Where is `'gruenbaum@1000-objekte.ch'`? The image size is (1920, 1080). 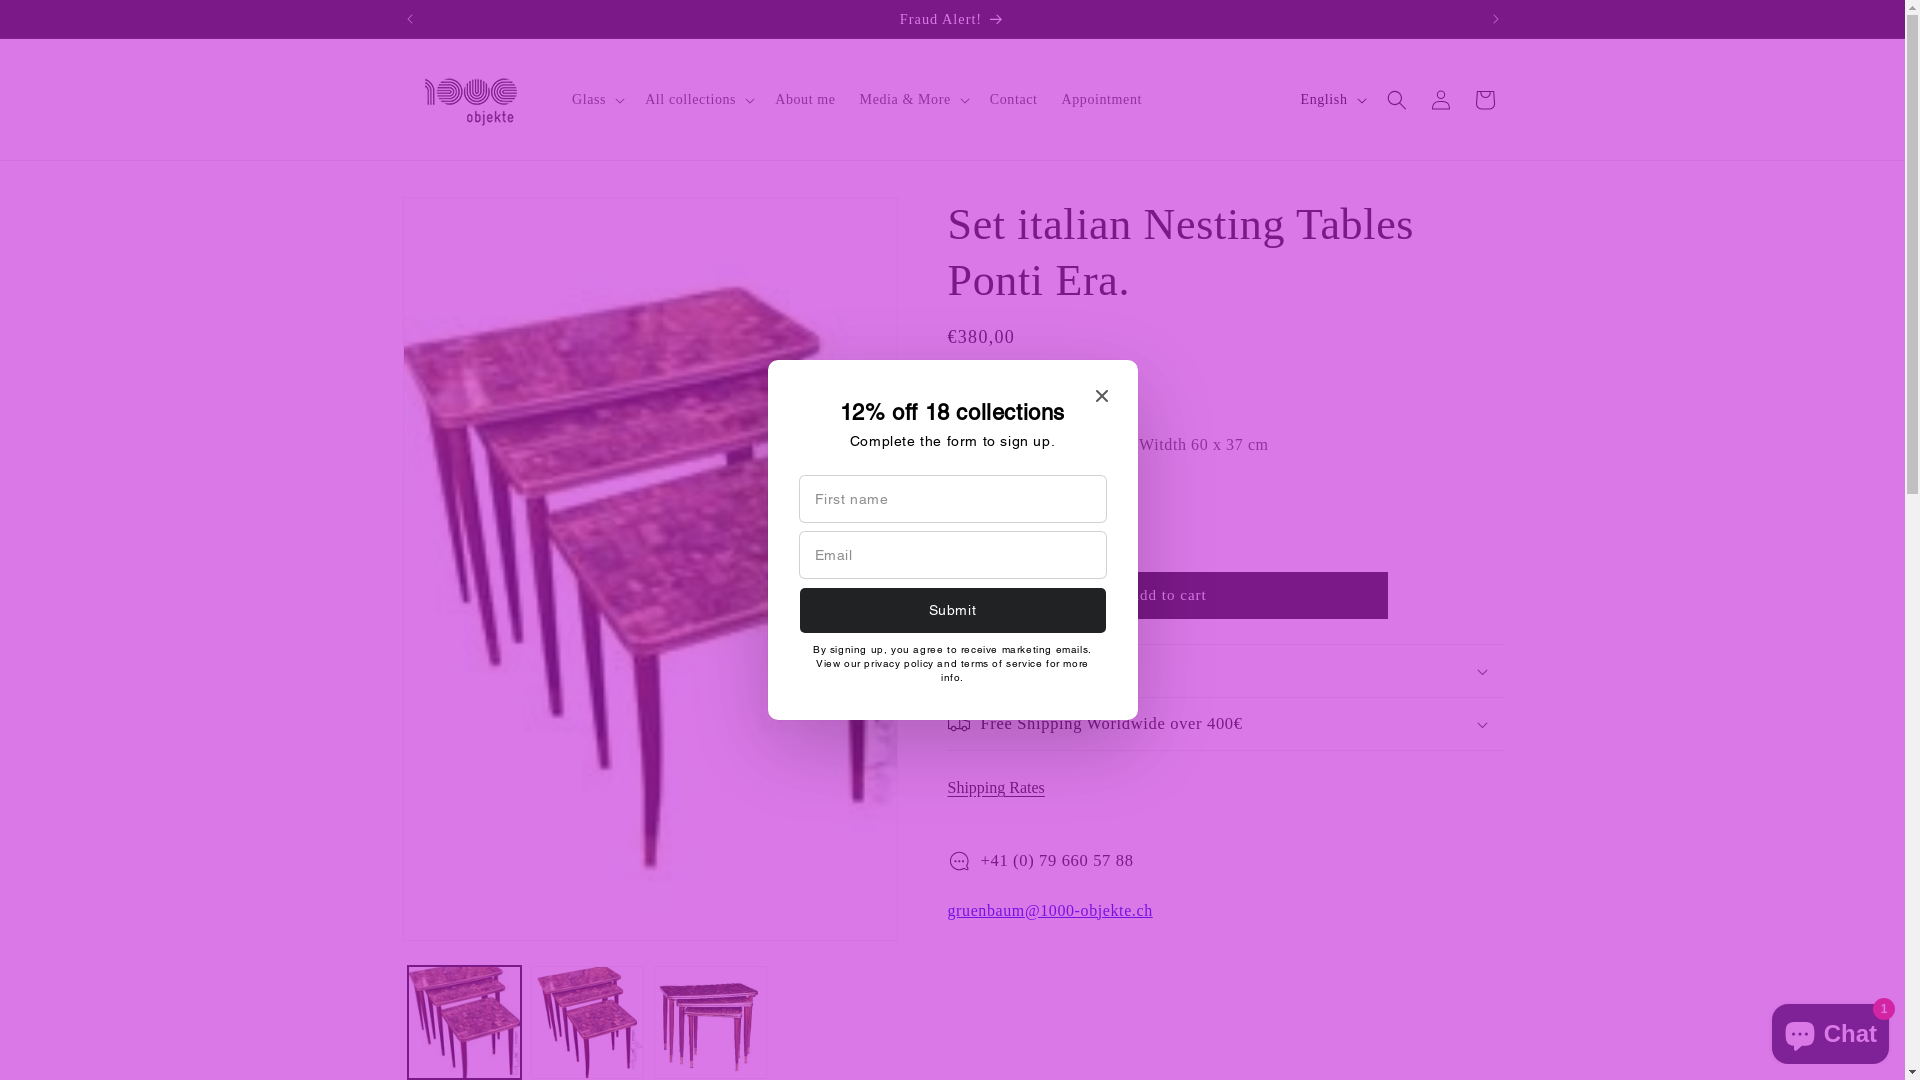
'gruenbaum@1000-objekte.ch' is located at coordinates (1049, 910).